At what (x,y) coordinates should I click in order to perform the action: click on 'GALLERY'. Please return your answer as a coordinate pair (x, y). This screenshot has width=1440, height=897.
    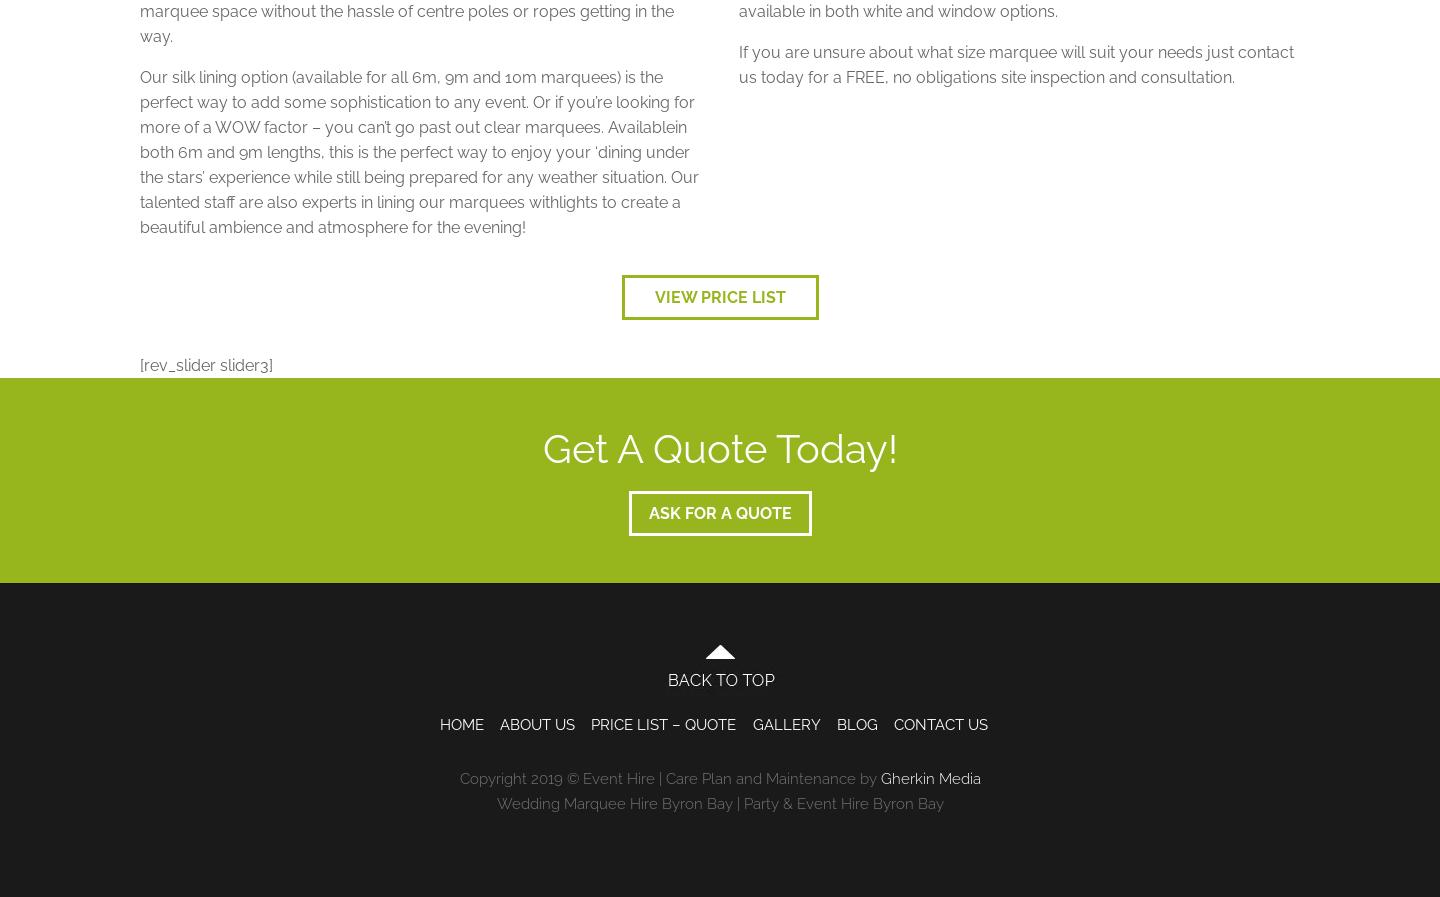
    Looking at the image, I should click on (785, 724).